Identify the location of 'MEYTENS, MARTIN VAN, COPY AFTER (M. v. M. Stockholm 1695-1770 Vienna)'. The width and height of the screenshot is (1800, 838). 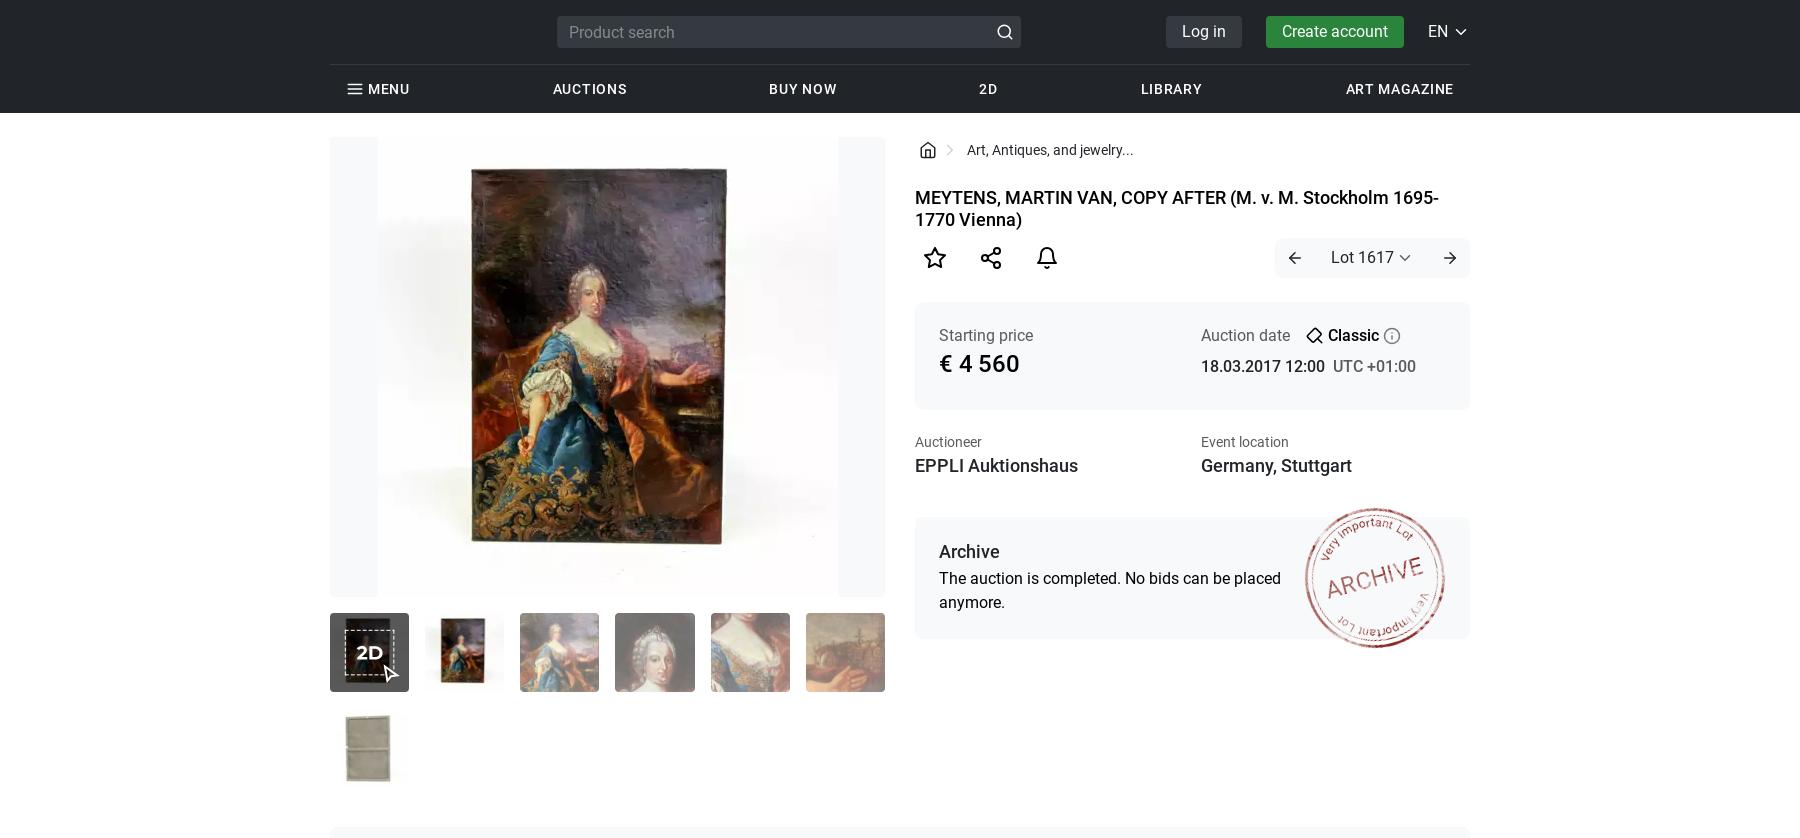
(913, 207).